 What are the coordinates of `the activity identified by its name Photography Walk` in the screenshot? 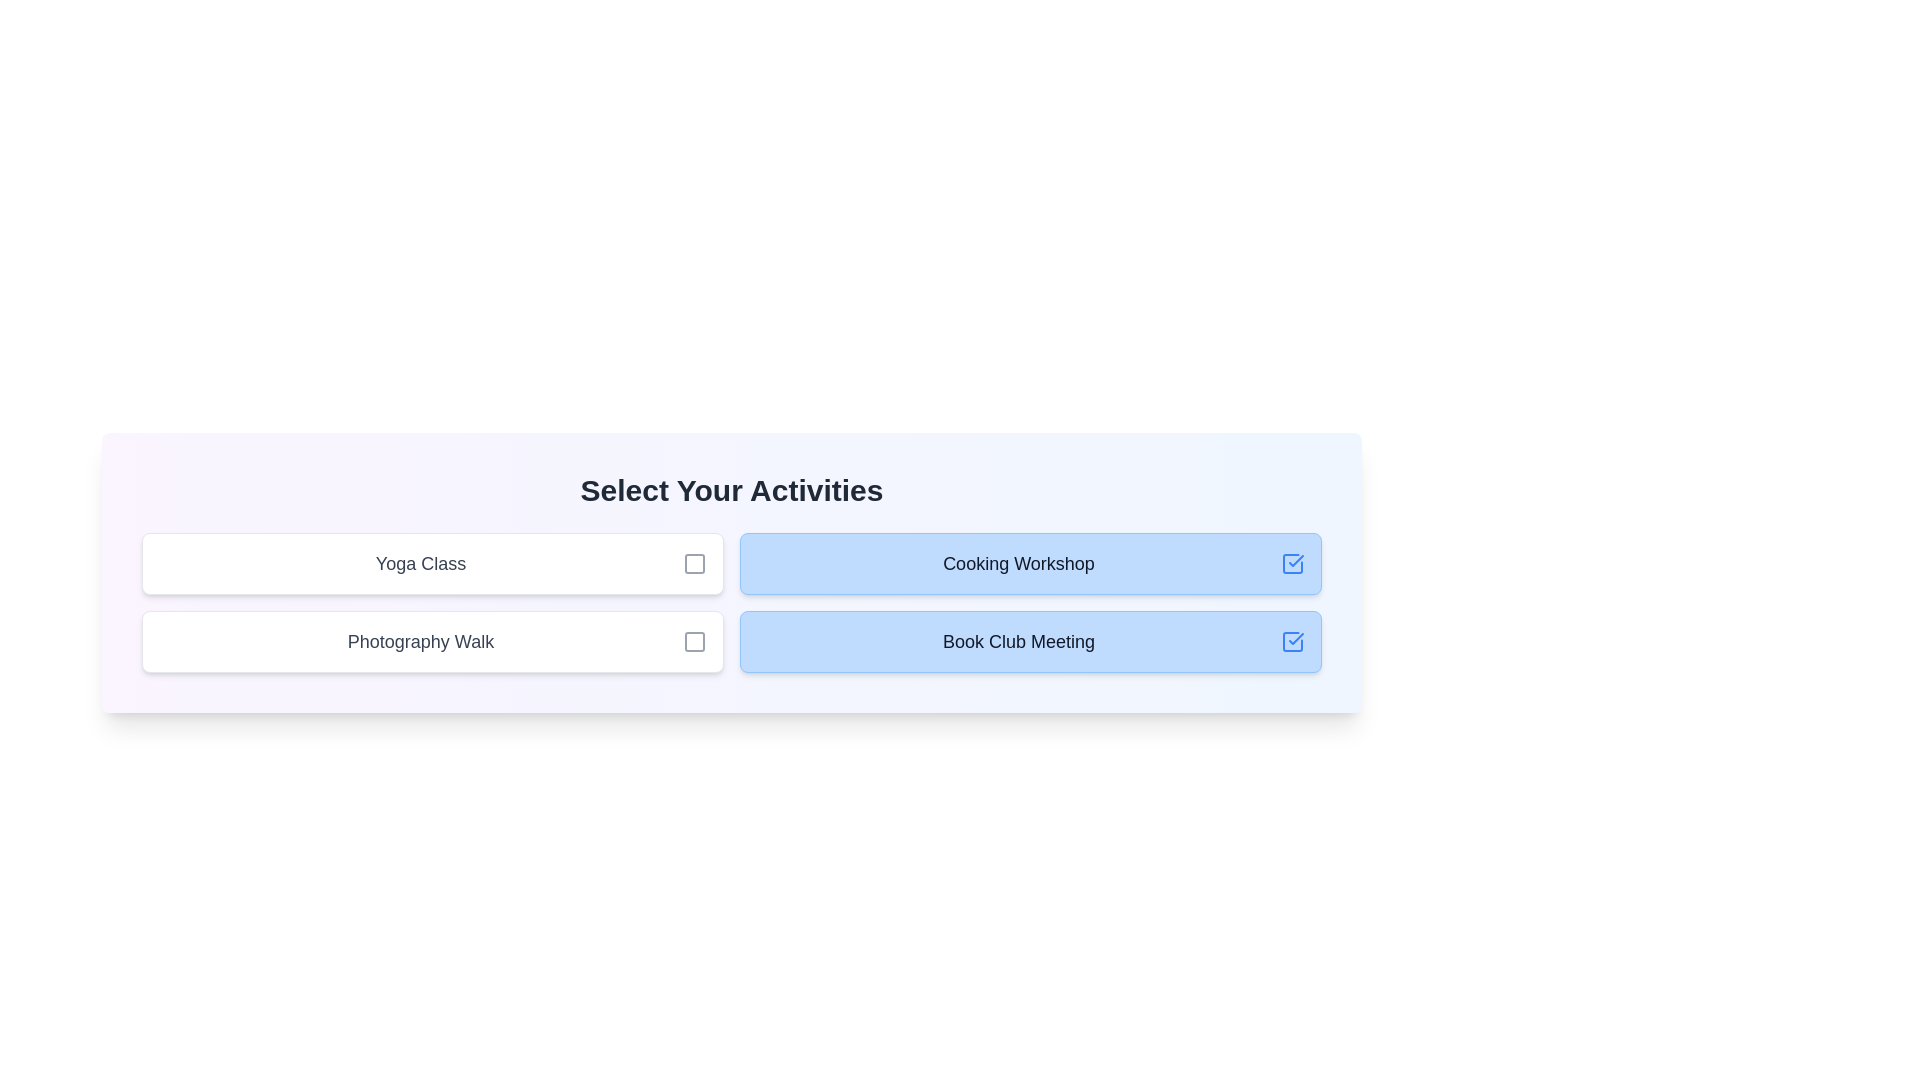 It's located at (695, 641).